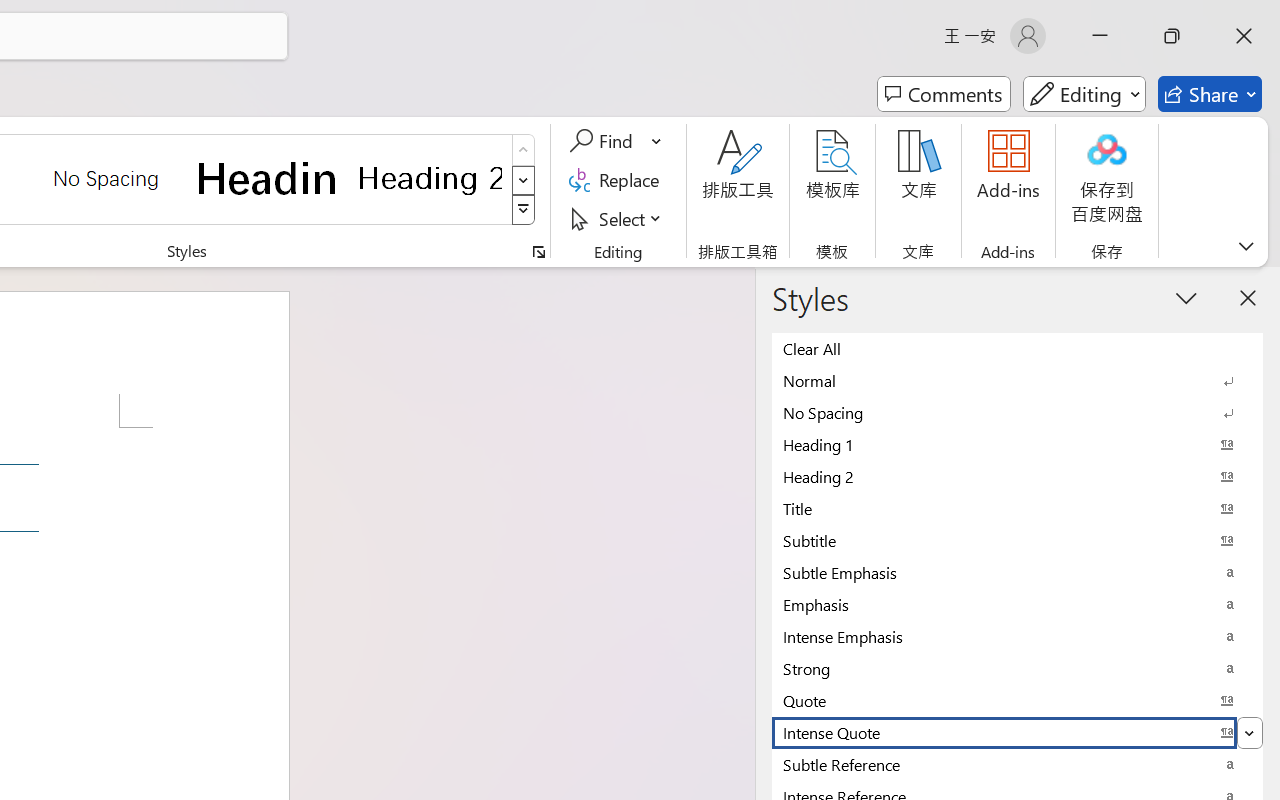 Image resolution: width=1280 pixels, height=800 pixels. What do you see at coordinates (1017, 764) in the screenshot?
I see `'Subtle Reference'` at bounding box center [1017, 764].